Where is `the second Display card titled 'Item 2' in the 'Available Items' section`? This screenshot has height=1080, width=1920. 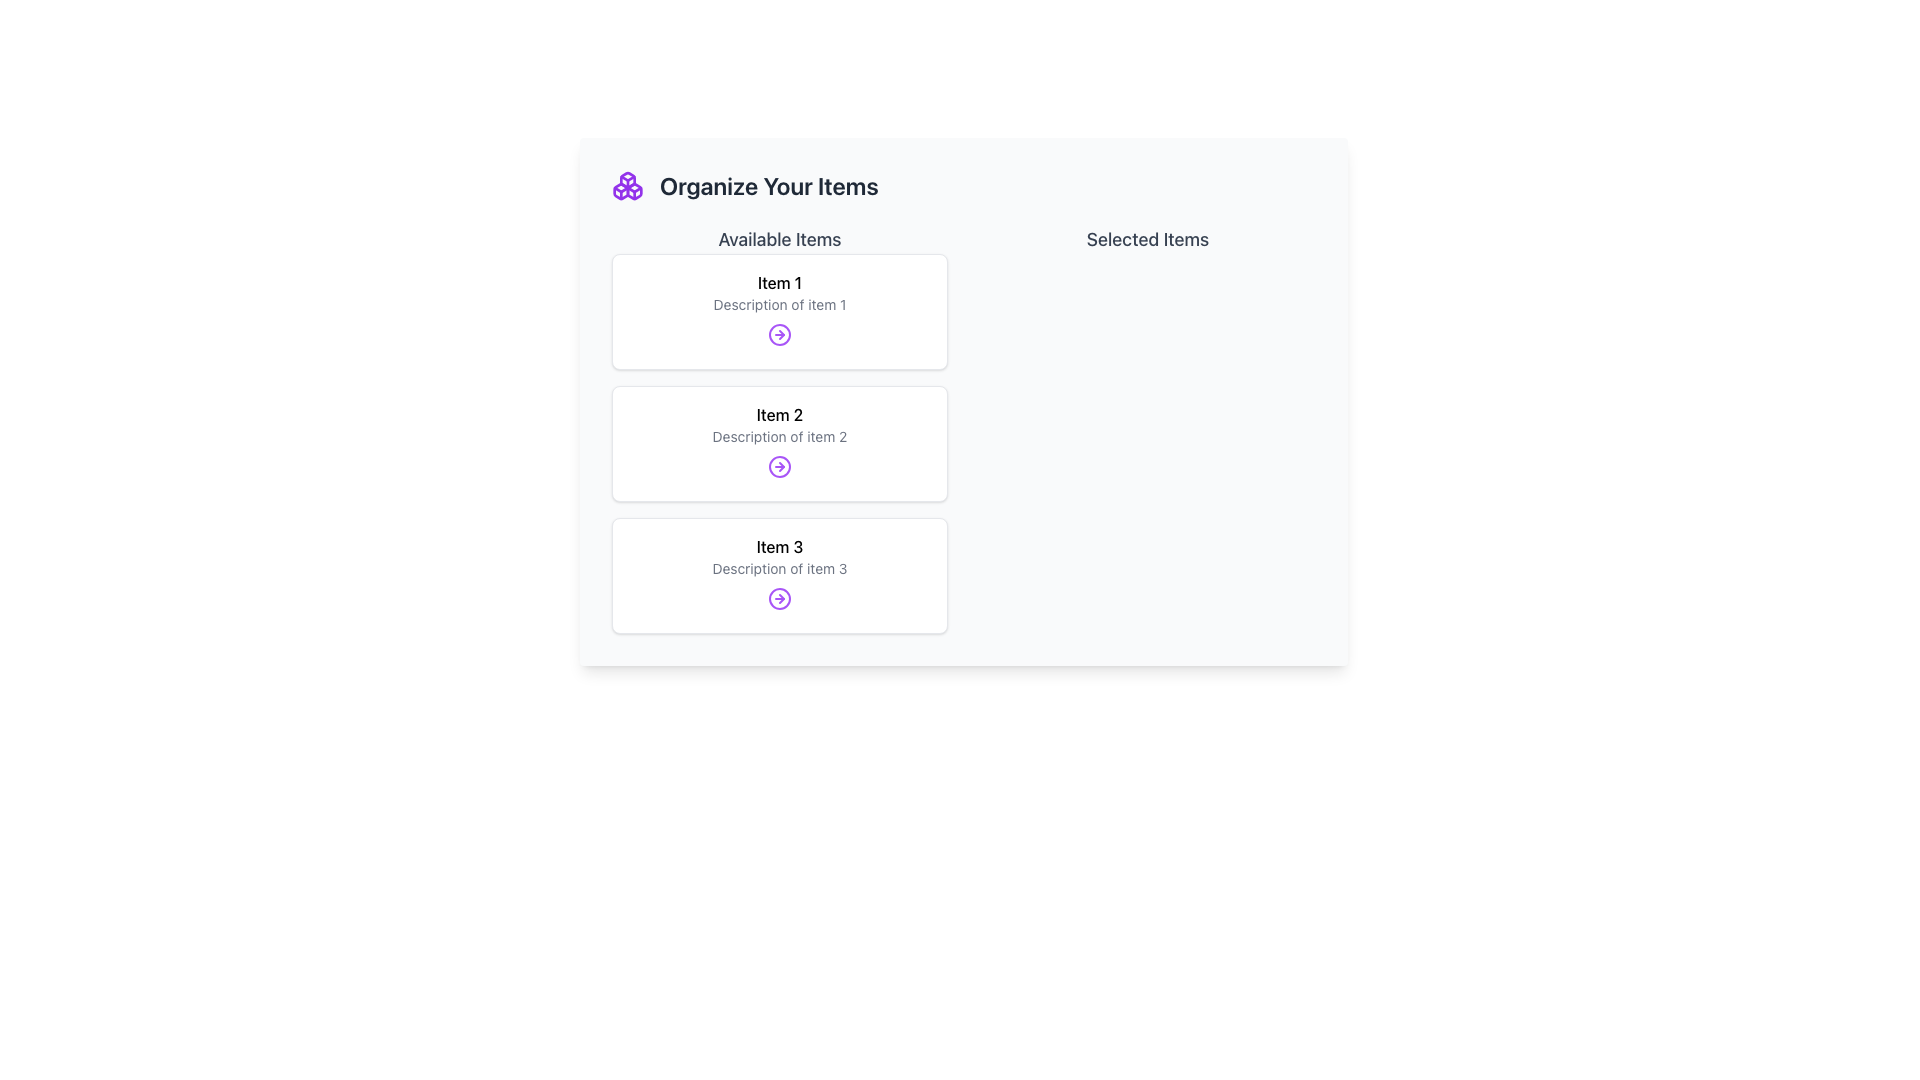 the second Display card titled 'Item 2' in the 'Available Items' section is located at coordinates (778, 428).